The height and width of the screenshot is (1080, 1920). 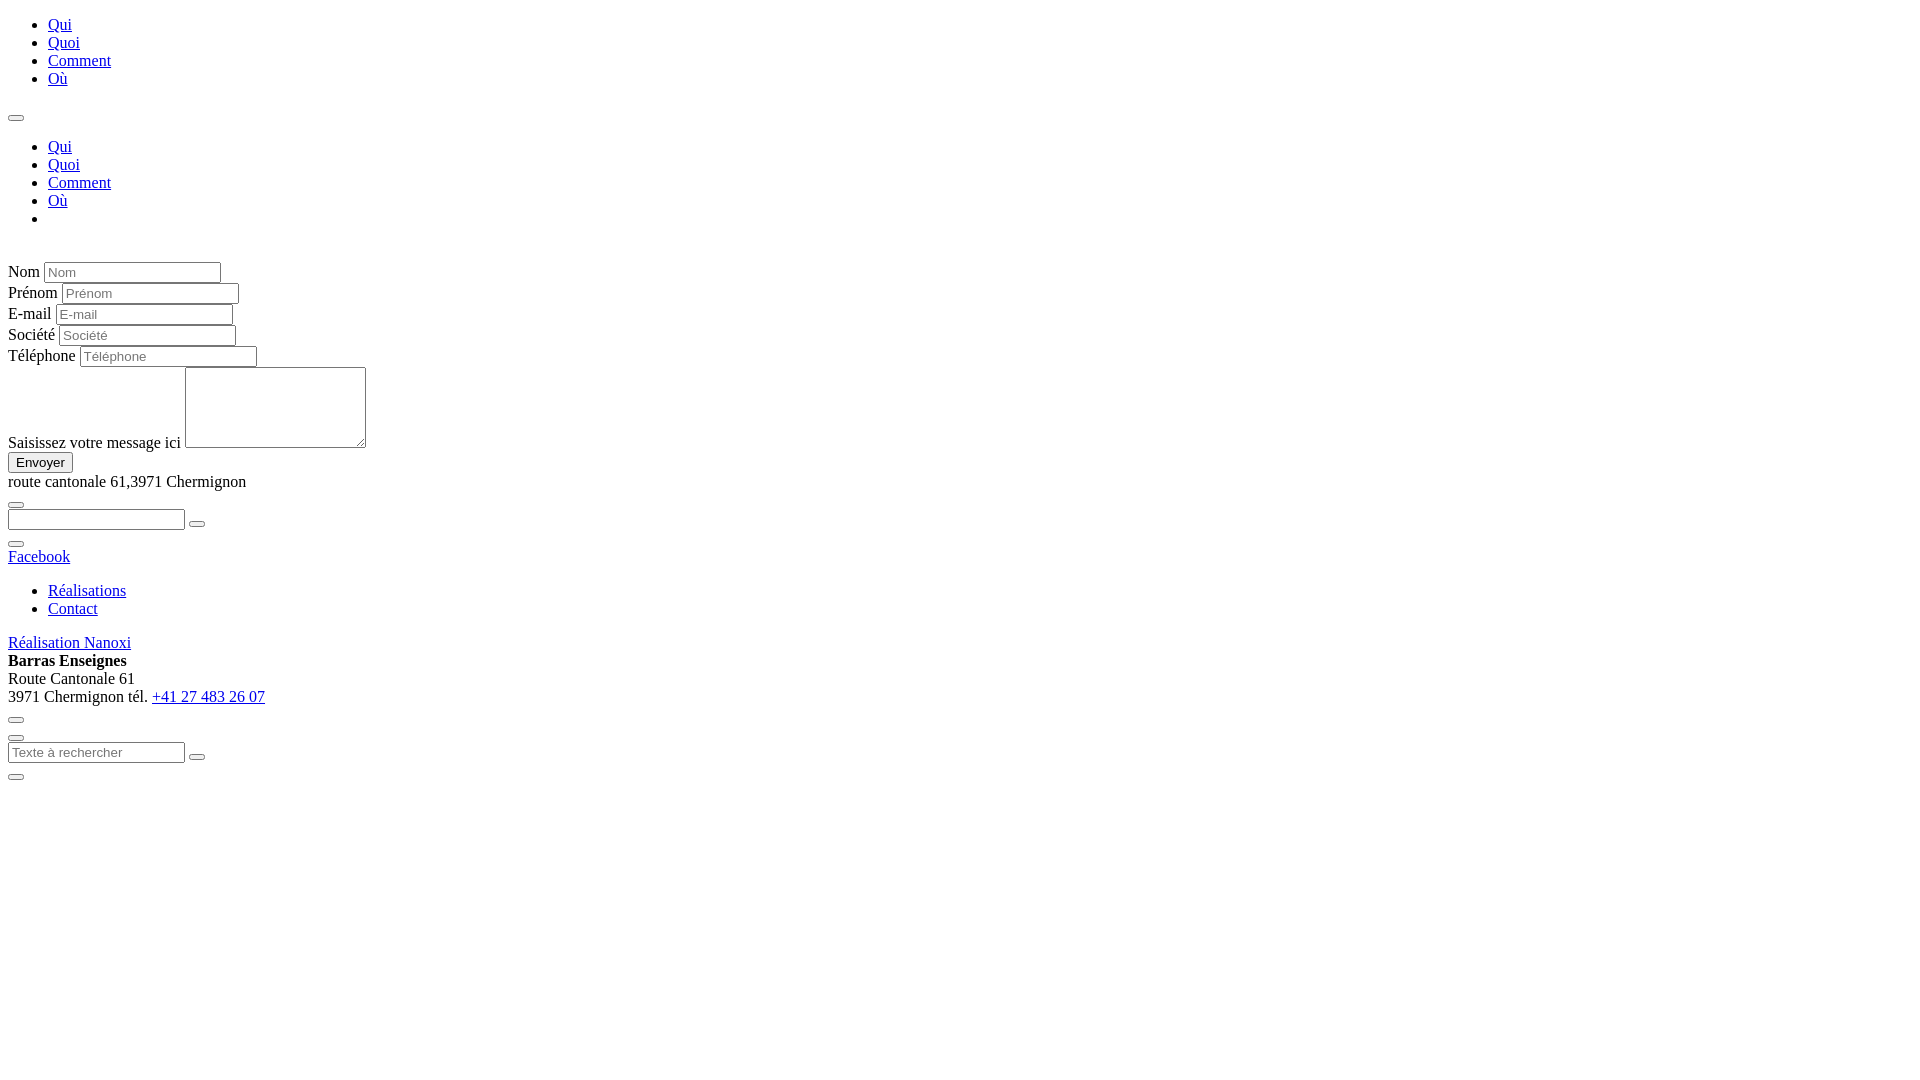 I want to click on 'fermer', so click(x=15, y=737).